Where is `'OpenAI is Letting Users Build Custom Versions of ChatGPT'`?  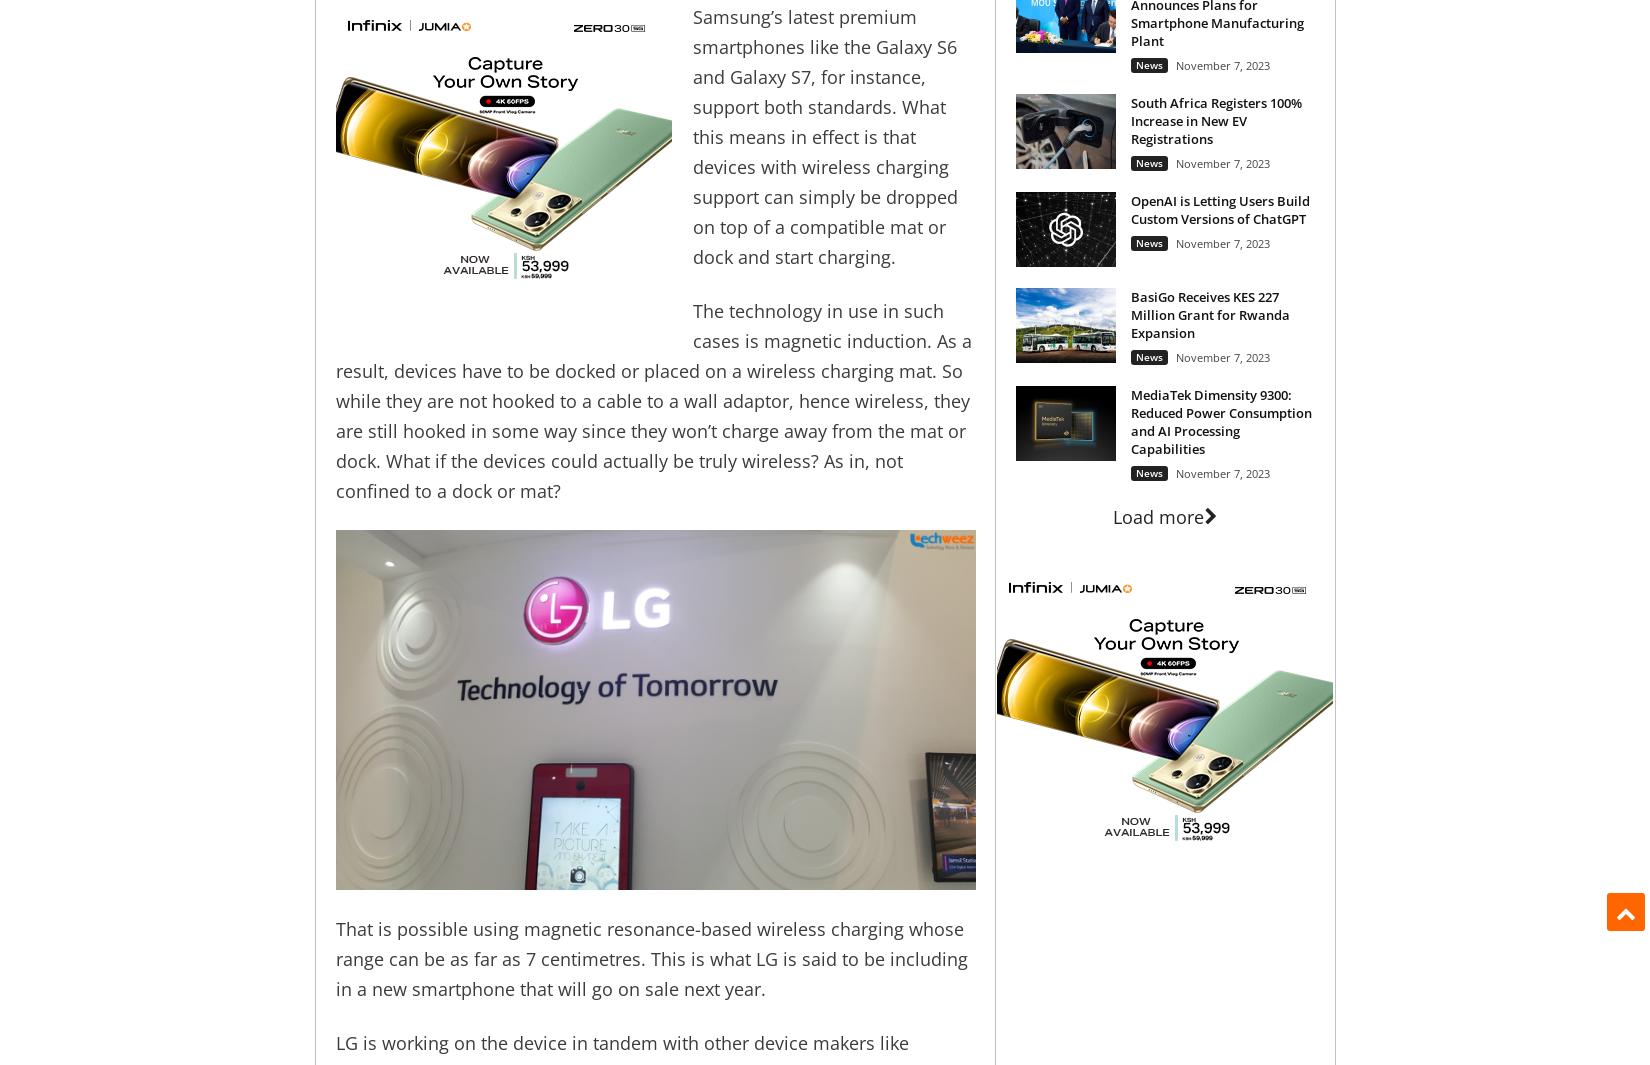
'OpenAI is Letting Users Build Custom Versions of ChatGPT' is located at coordinates (1219, 207).